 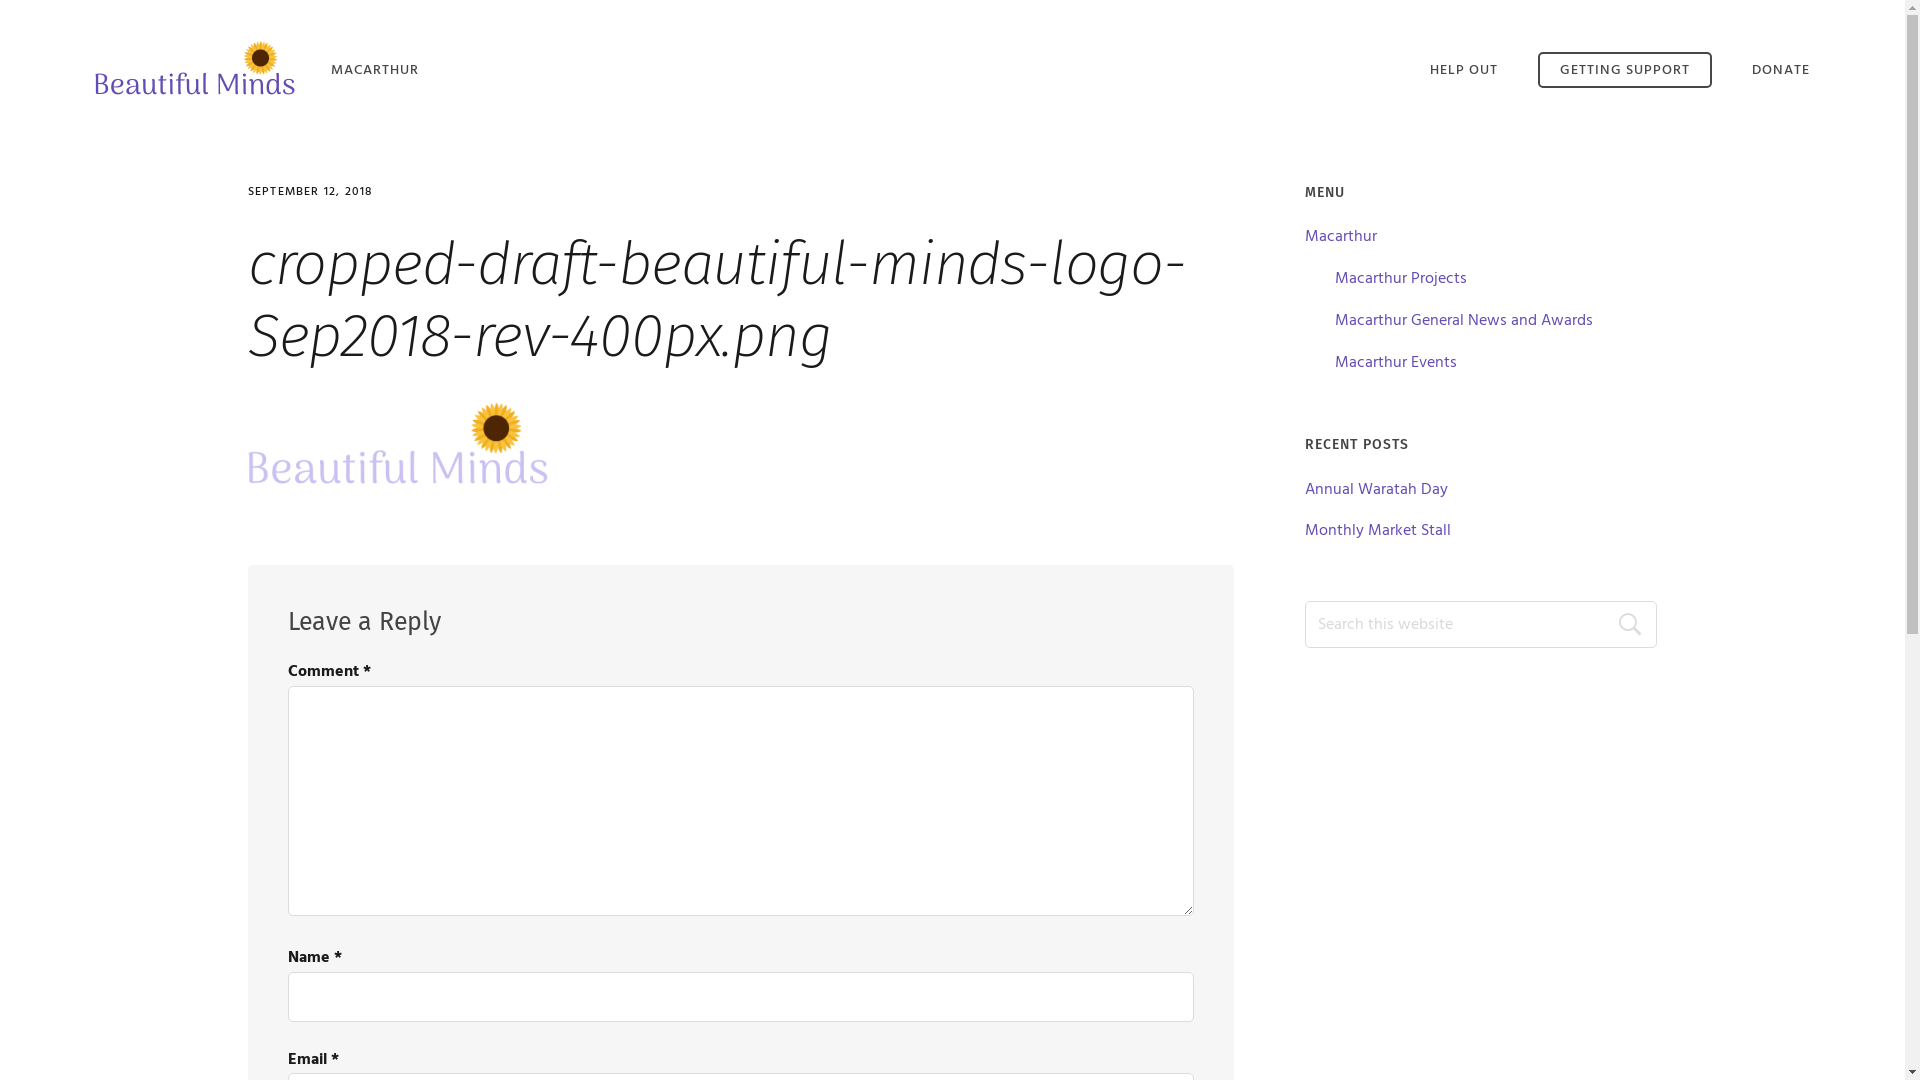 What do you see at coordinates (1400, 278) in the screenshot?
I see `'Macarthur Projects'` at bounding box center [1400, 278].